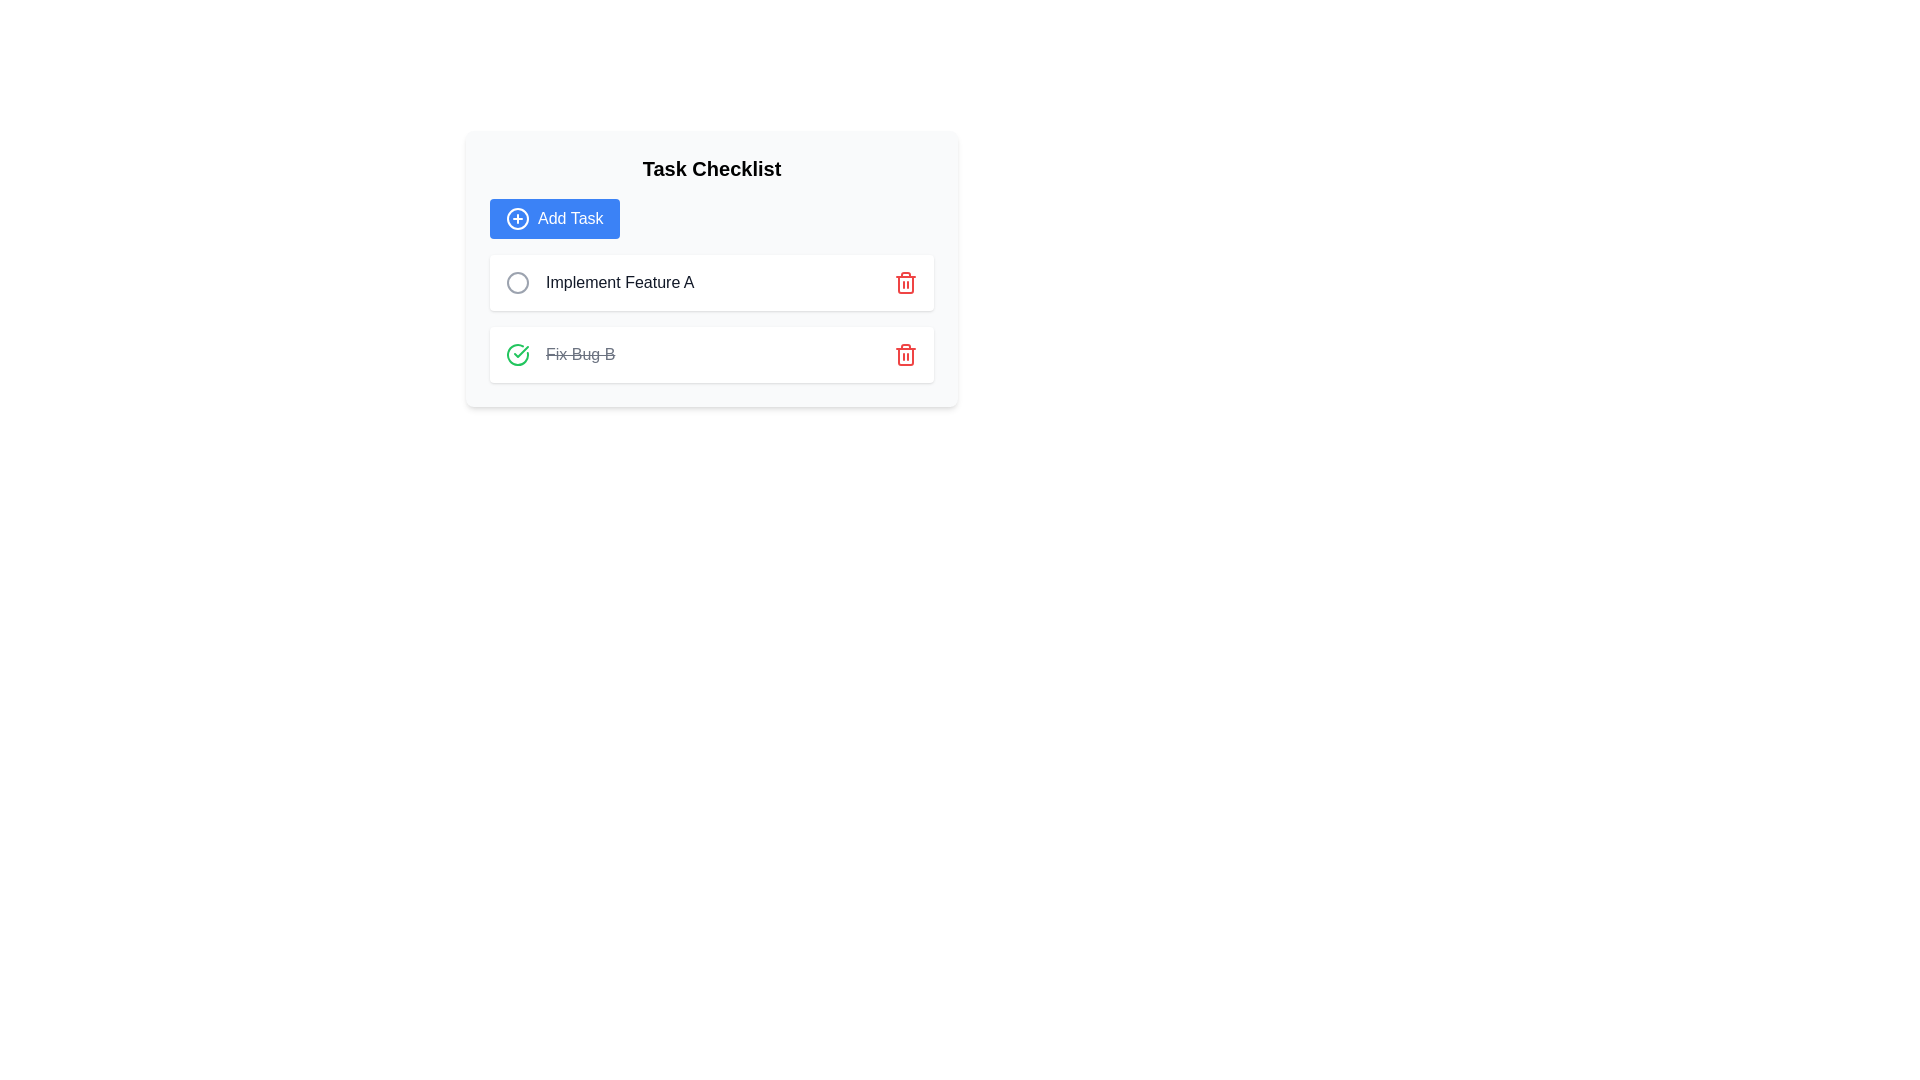 This screenshot has width=1920, height=1080. I want to click on the completed task text label in the second task row of the checklist, which has a green checkmark on its left and a red delete icon on its right, so click(579, 353).